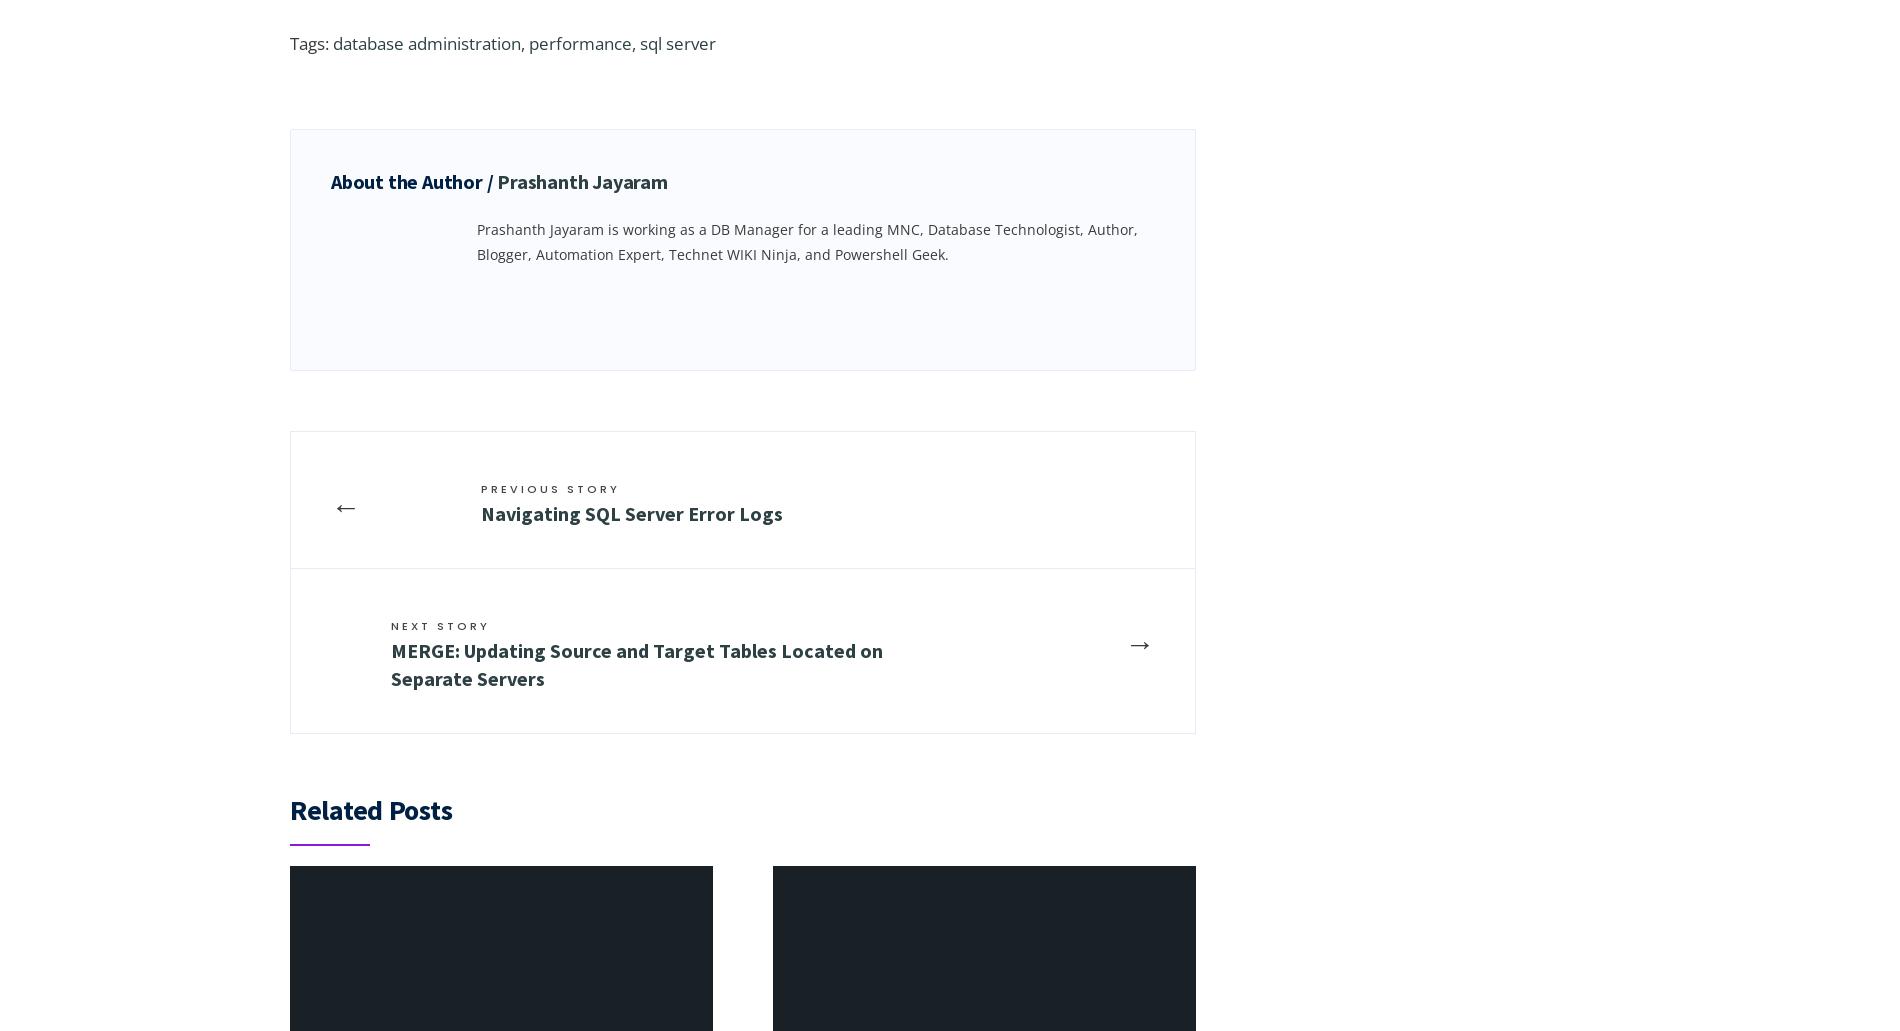 Image resolution: width=1900 pixels, height=1031 pixels. Describe the element at coordinates (497, 180) in the screenshot. I see `'Prashanth Jayaram'` at that location.